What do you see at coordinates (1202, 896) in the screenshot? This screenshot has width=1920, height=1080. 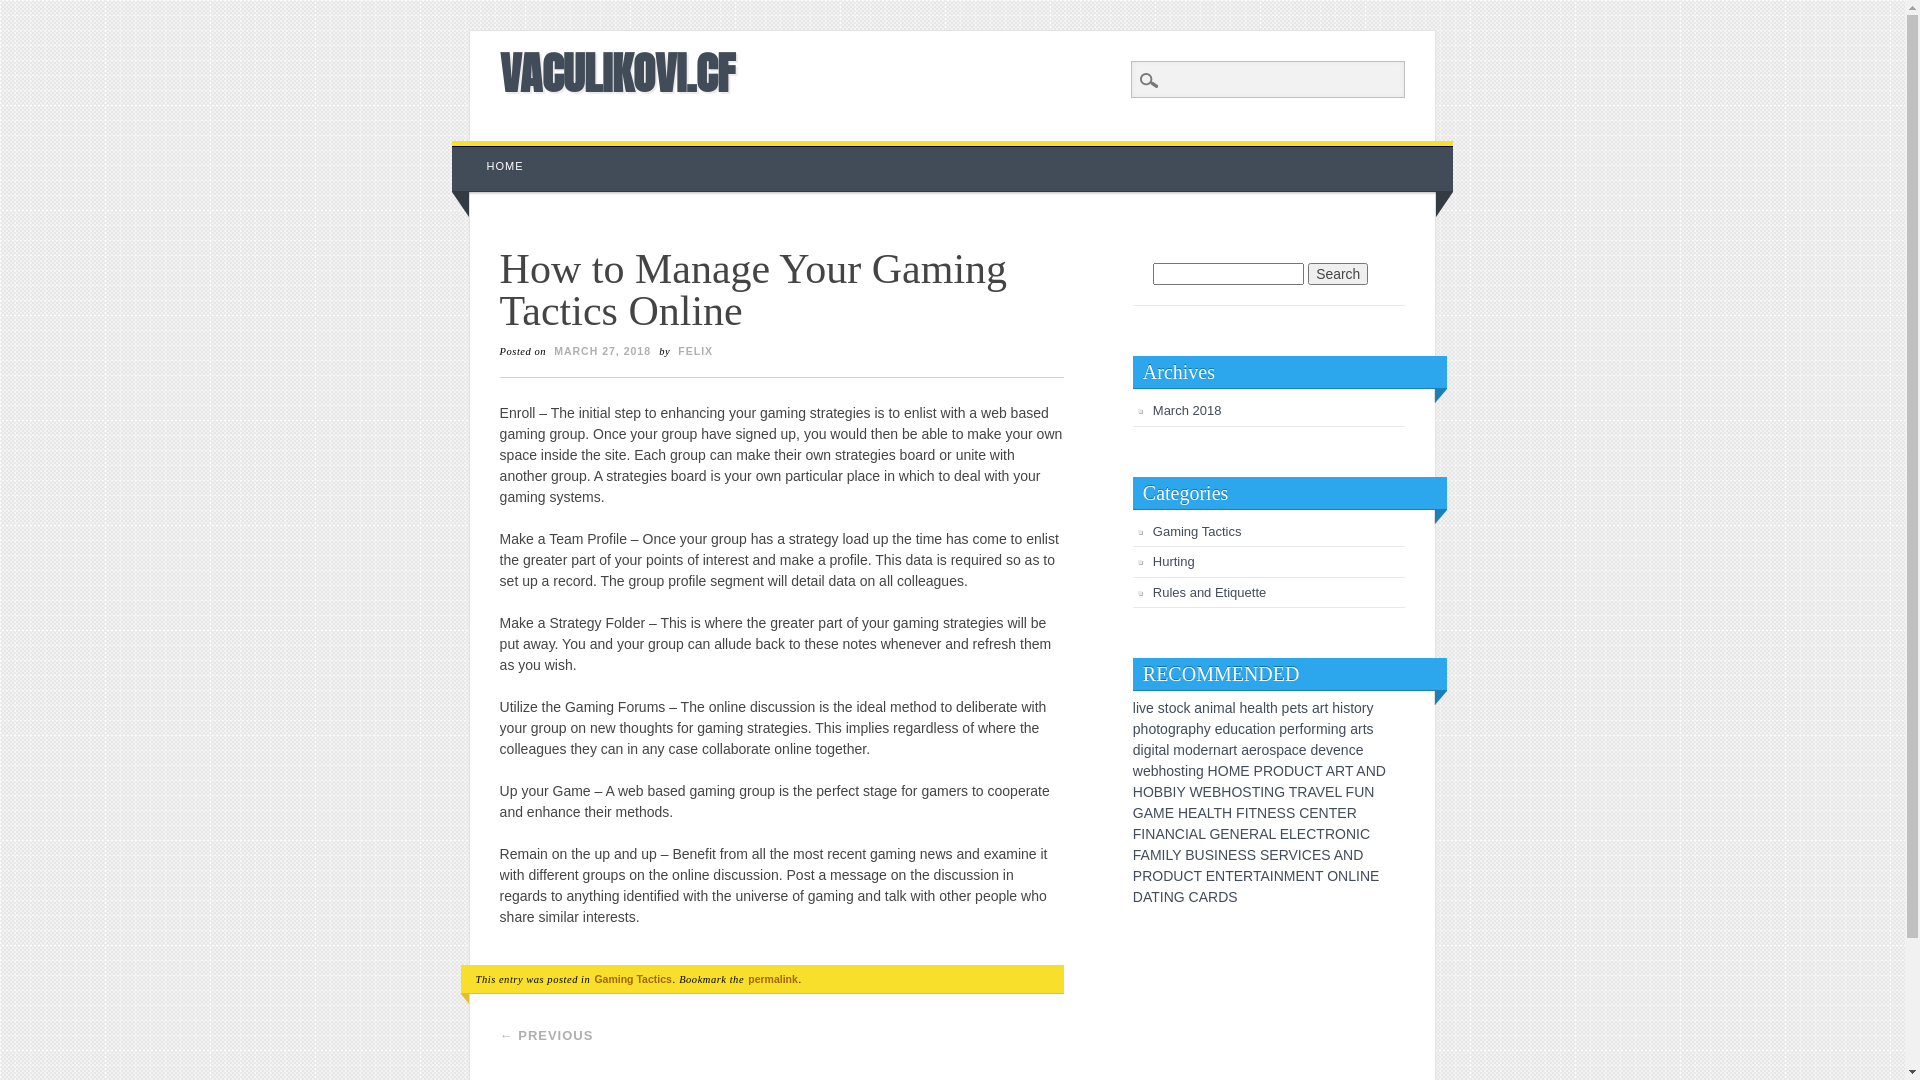 I see `'A'` at bounding box center [1202, 896].